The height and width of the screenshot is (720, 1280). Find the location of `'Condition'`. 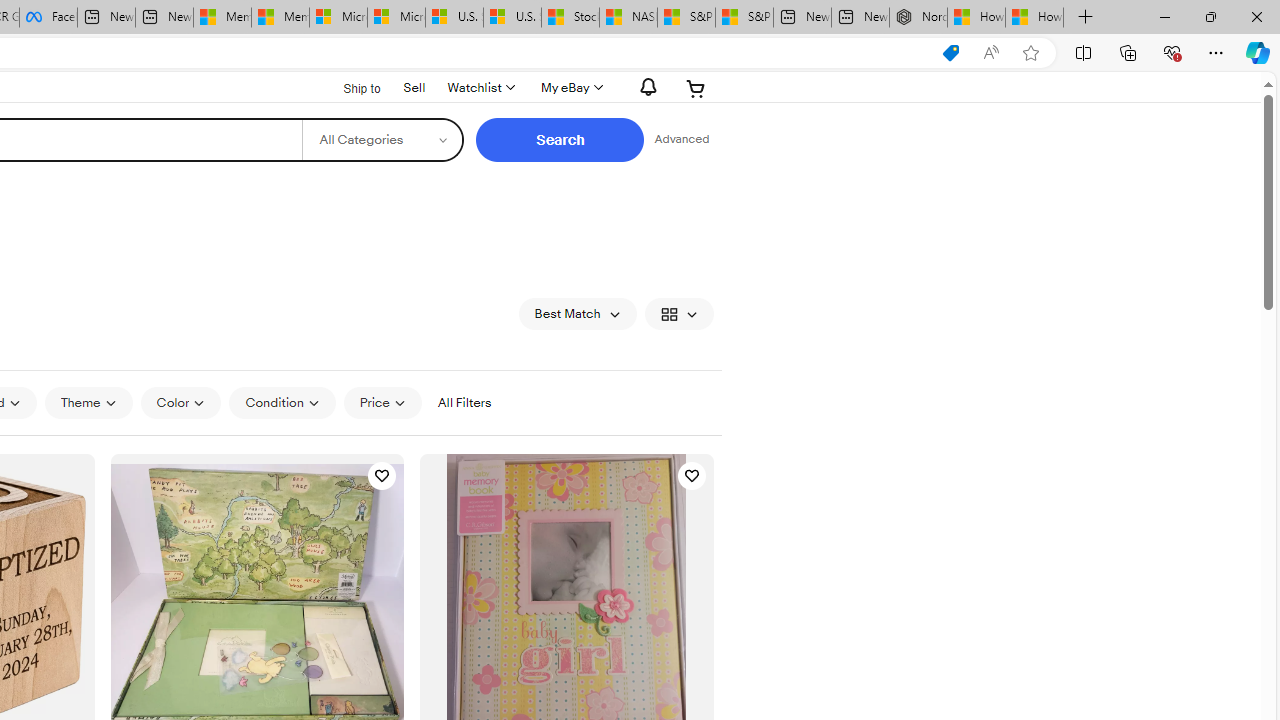

'Condition' is located at coordinates (281, 402).